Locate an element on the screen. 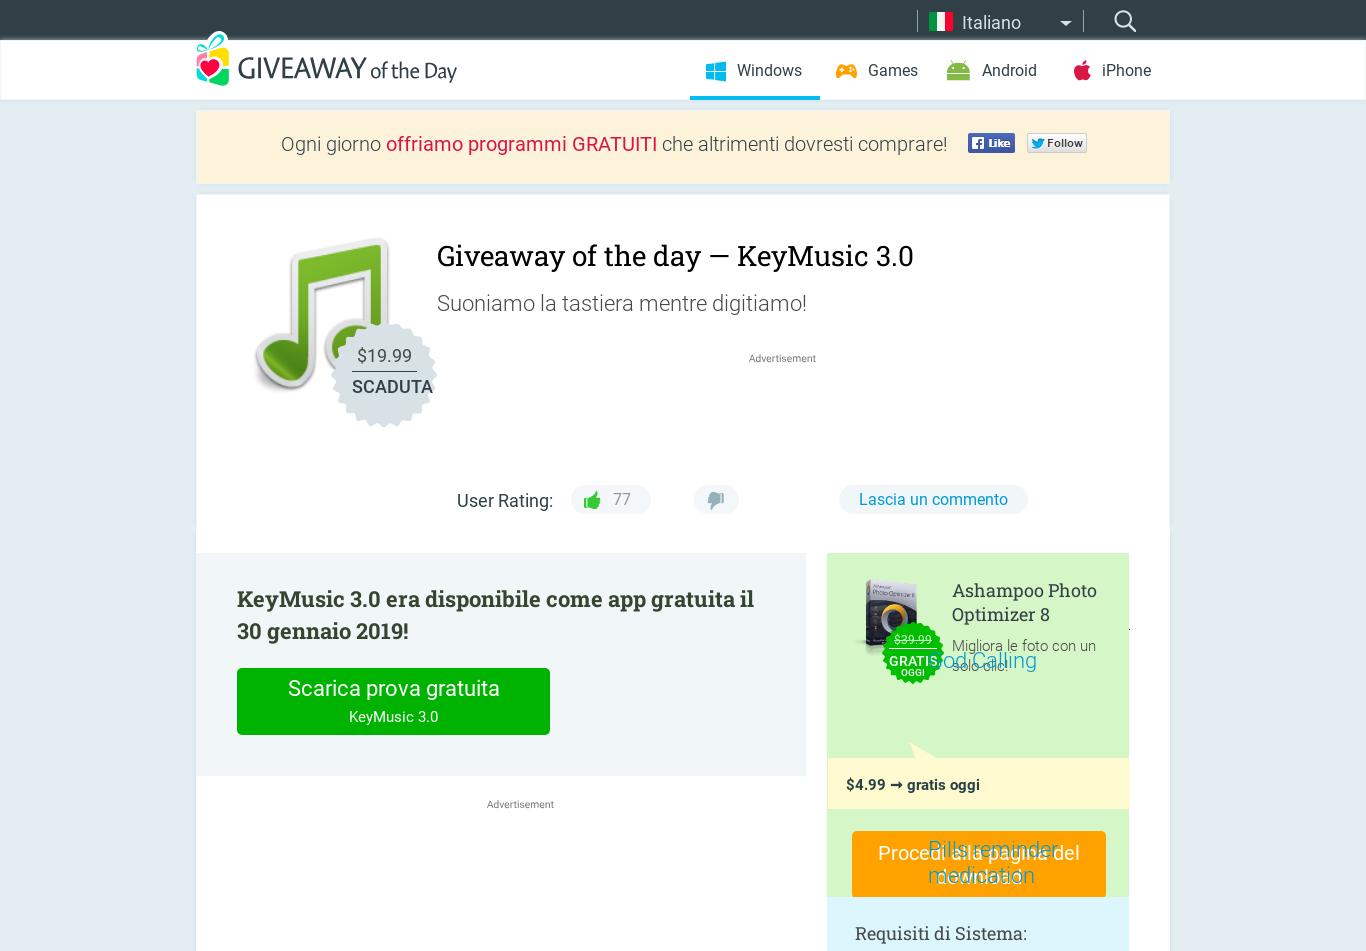 The width and height of the screenshot is (1366, 951). 'offriamo programmi GRATUITI' is located at coordinates (385, 143).